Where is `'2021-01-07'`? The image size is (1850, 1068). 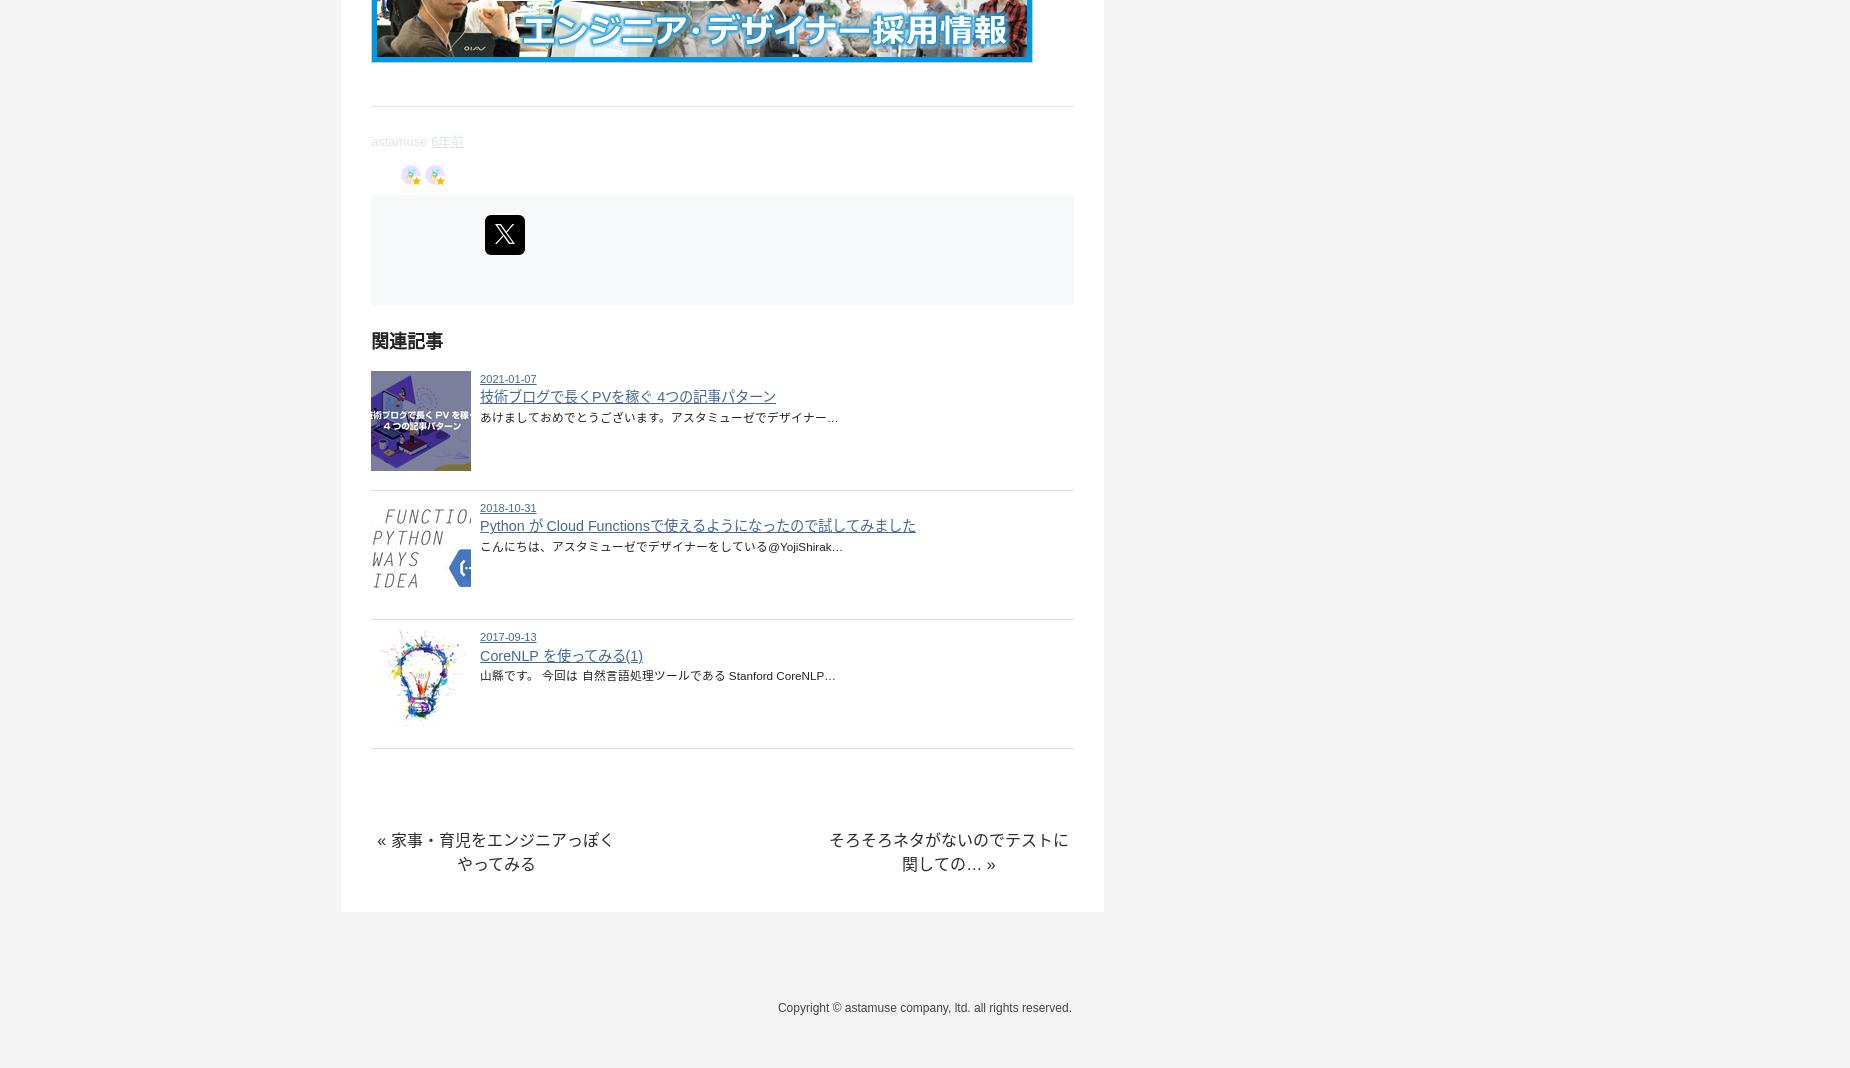
'2021-01-07' is located at coordinates (480, 376).